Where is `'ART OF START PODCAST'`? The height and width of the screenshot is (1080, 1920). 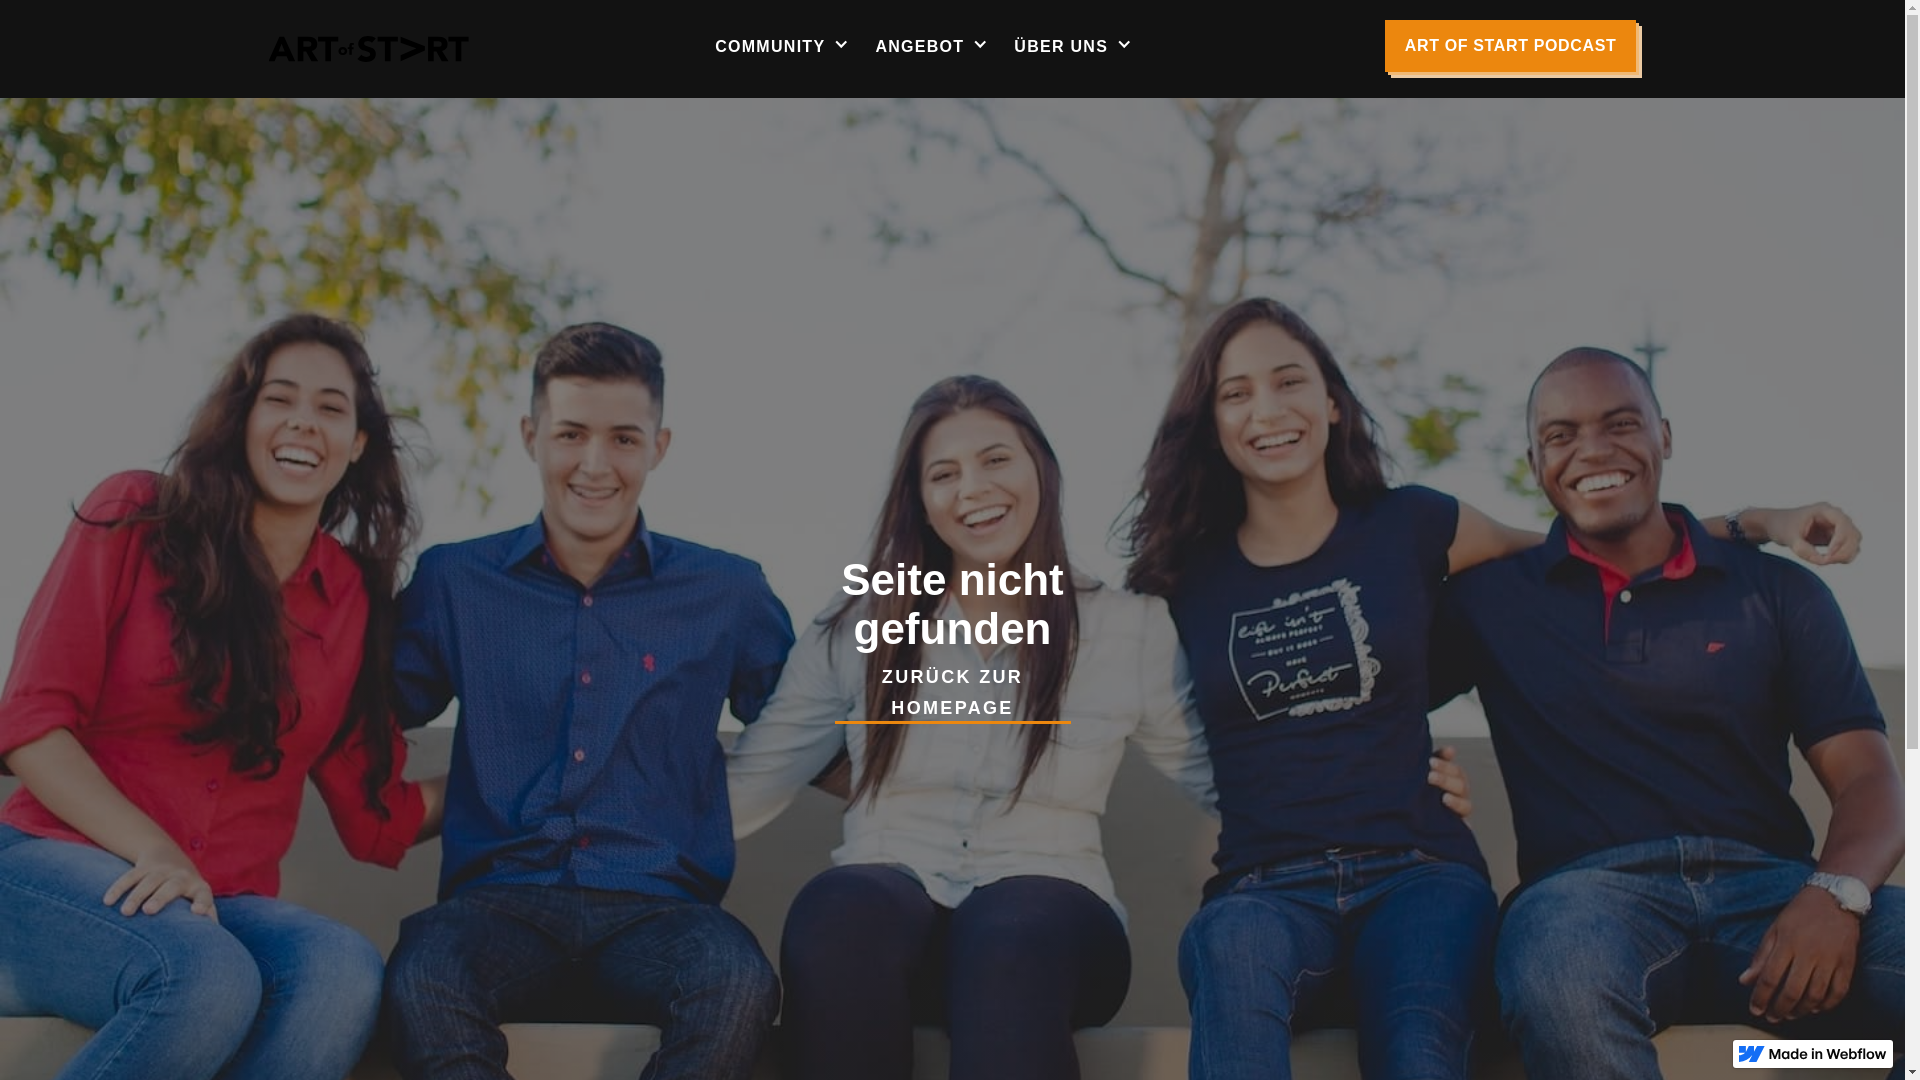 'ART OF START PODCAST' is located at coordinates (1511, 45).